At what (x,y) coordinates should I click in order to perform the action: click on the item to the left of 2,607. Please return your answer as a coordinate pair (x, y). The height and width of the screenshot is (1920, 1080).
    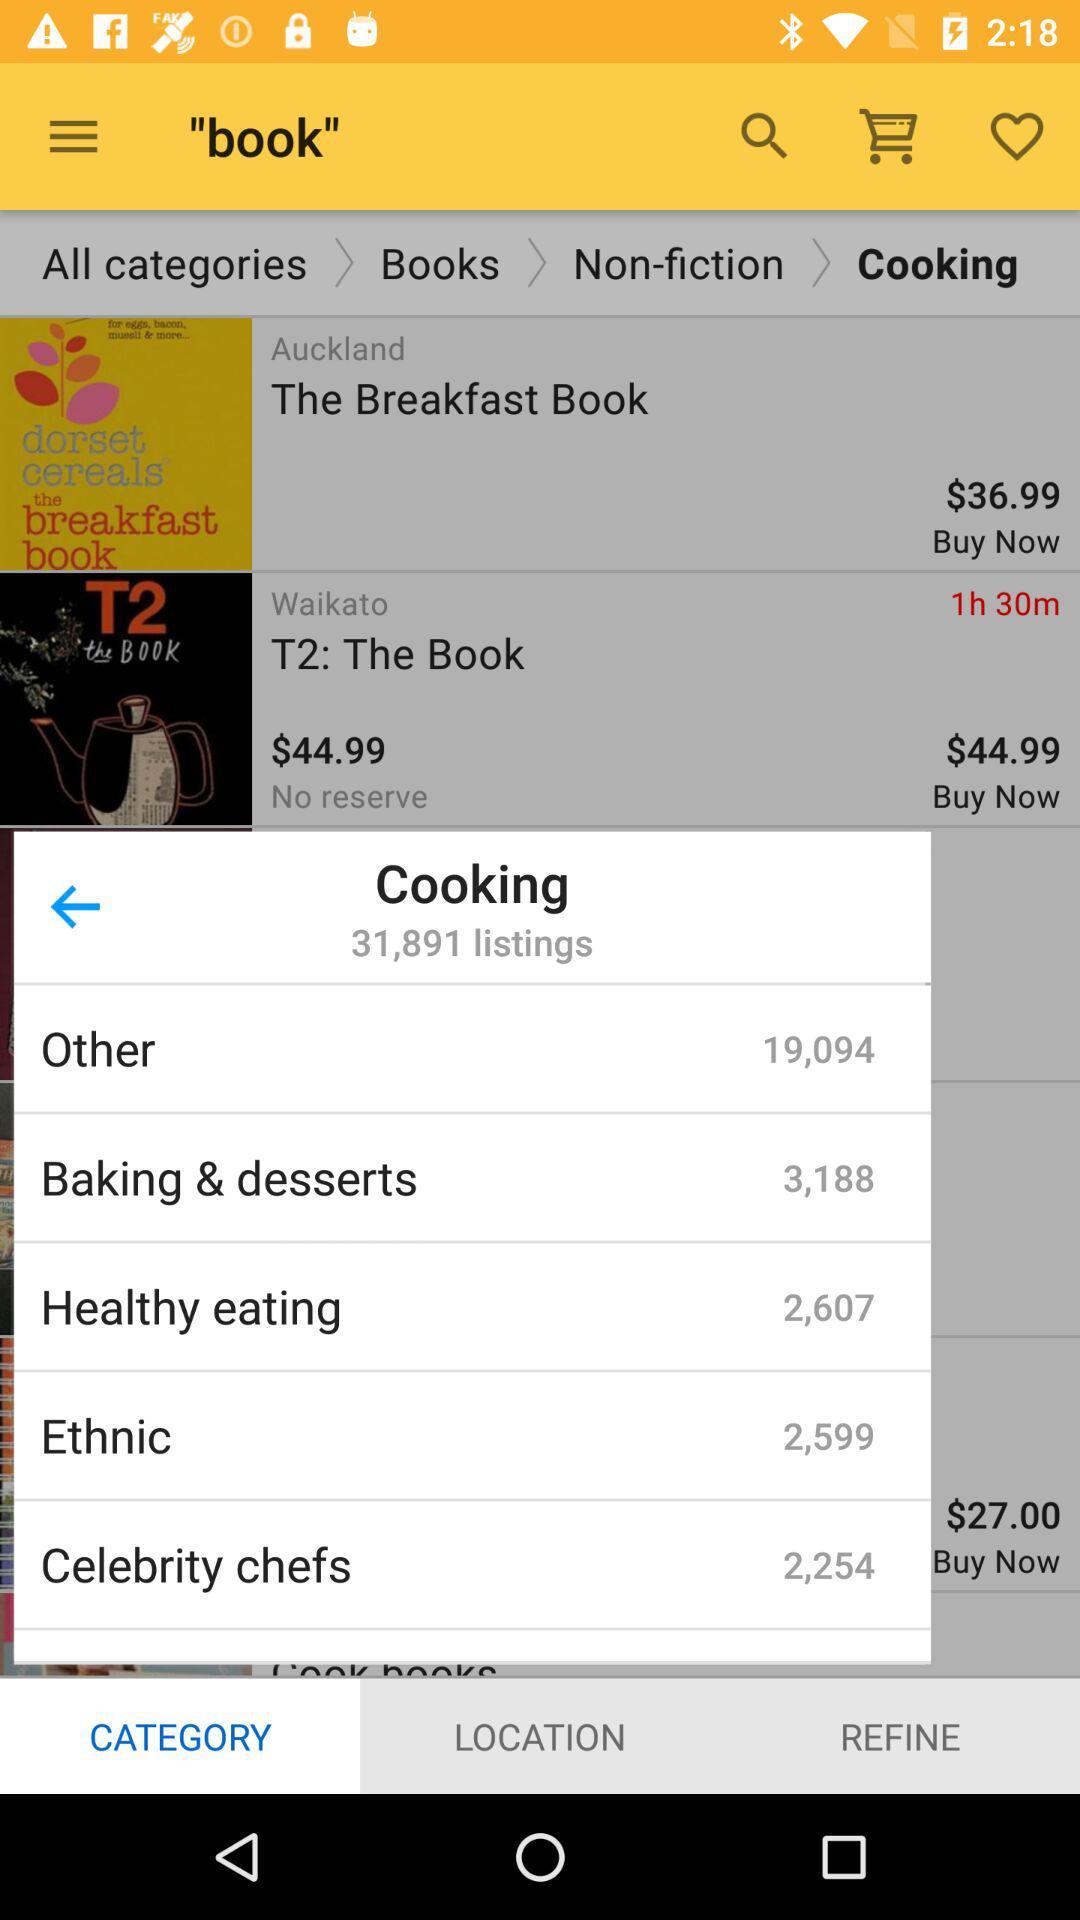
    Looking at the image, I should click on (410, 1306).